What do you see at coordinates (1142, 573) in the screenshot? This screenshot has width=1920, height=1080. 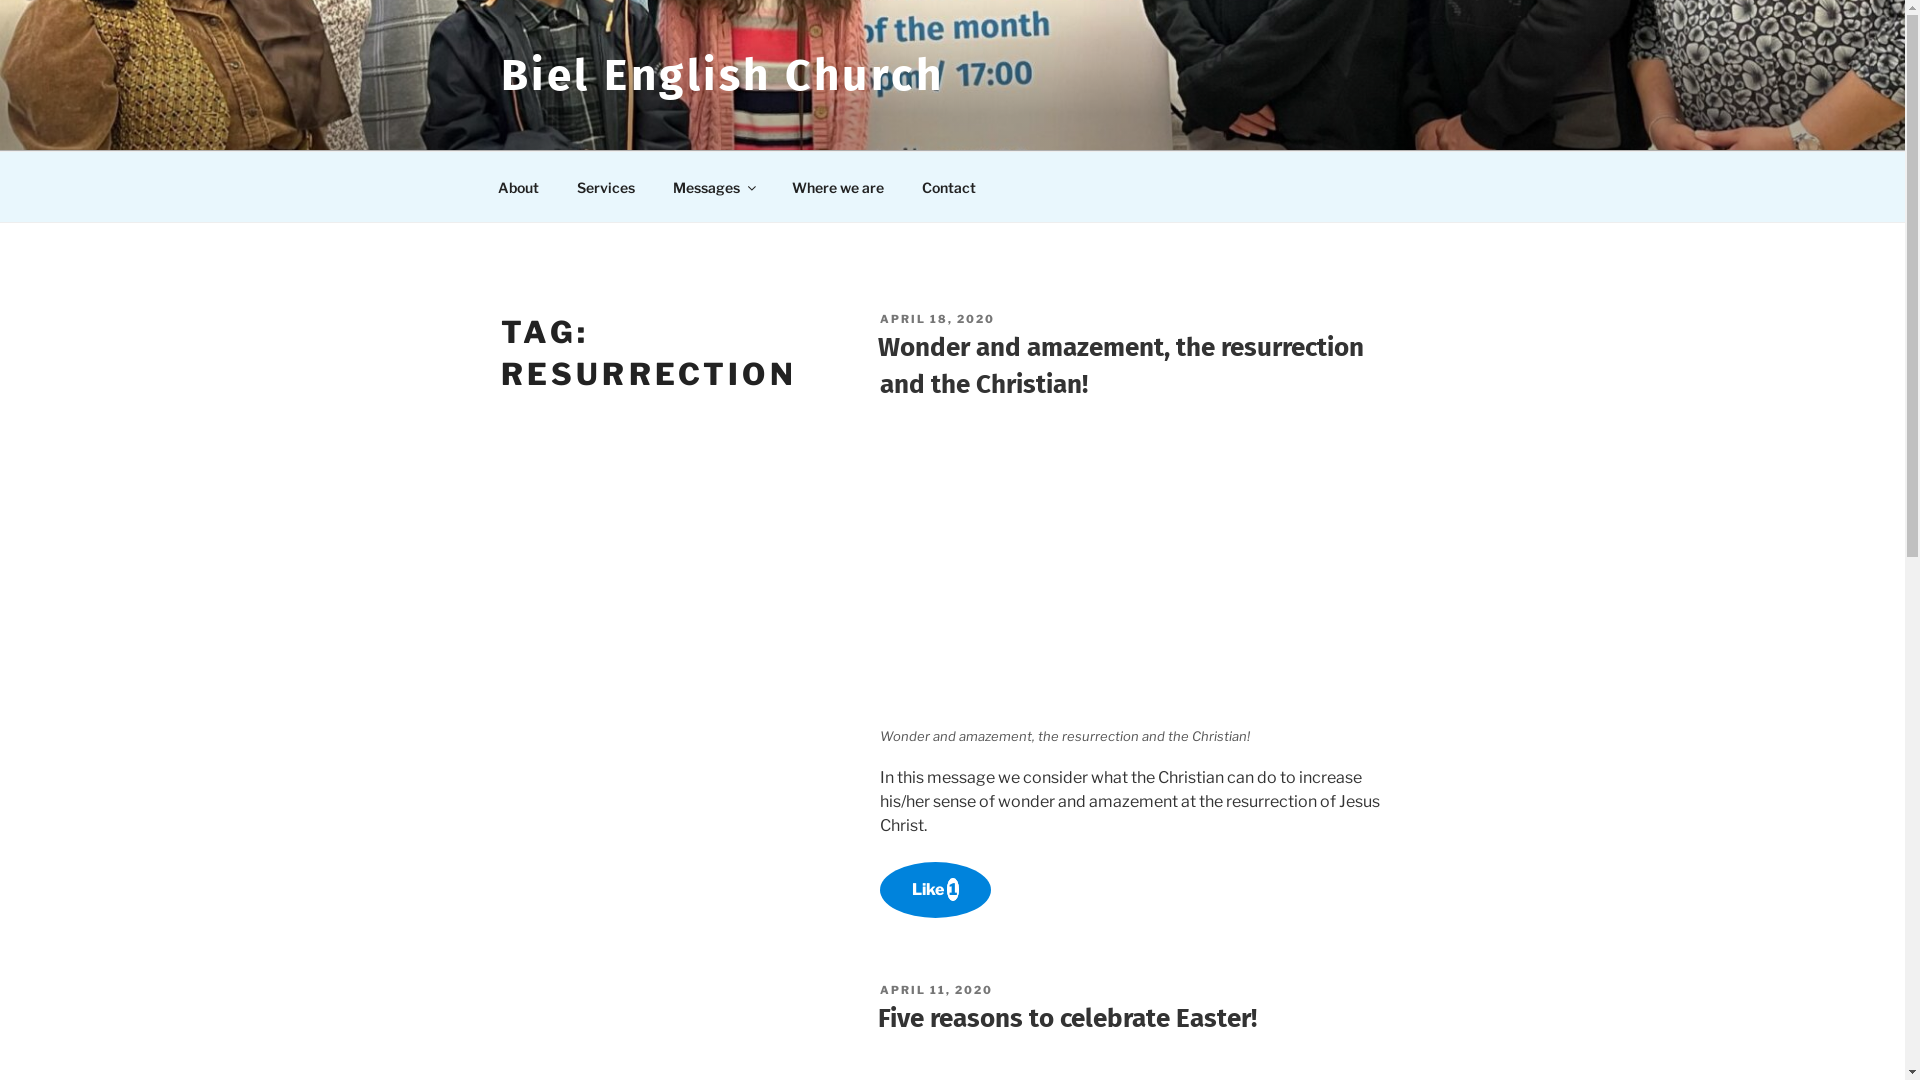 I see `'Wonder and amazement! A message from Biel English Church'` at bounding box center [1142, 573].